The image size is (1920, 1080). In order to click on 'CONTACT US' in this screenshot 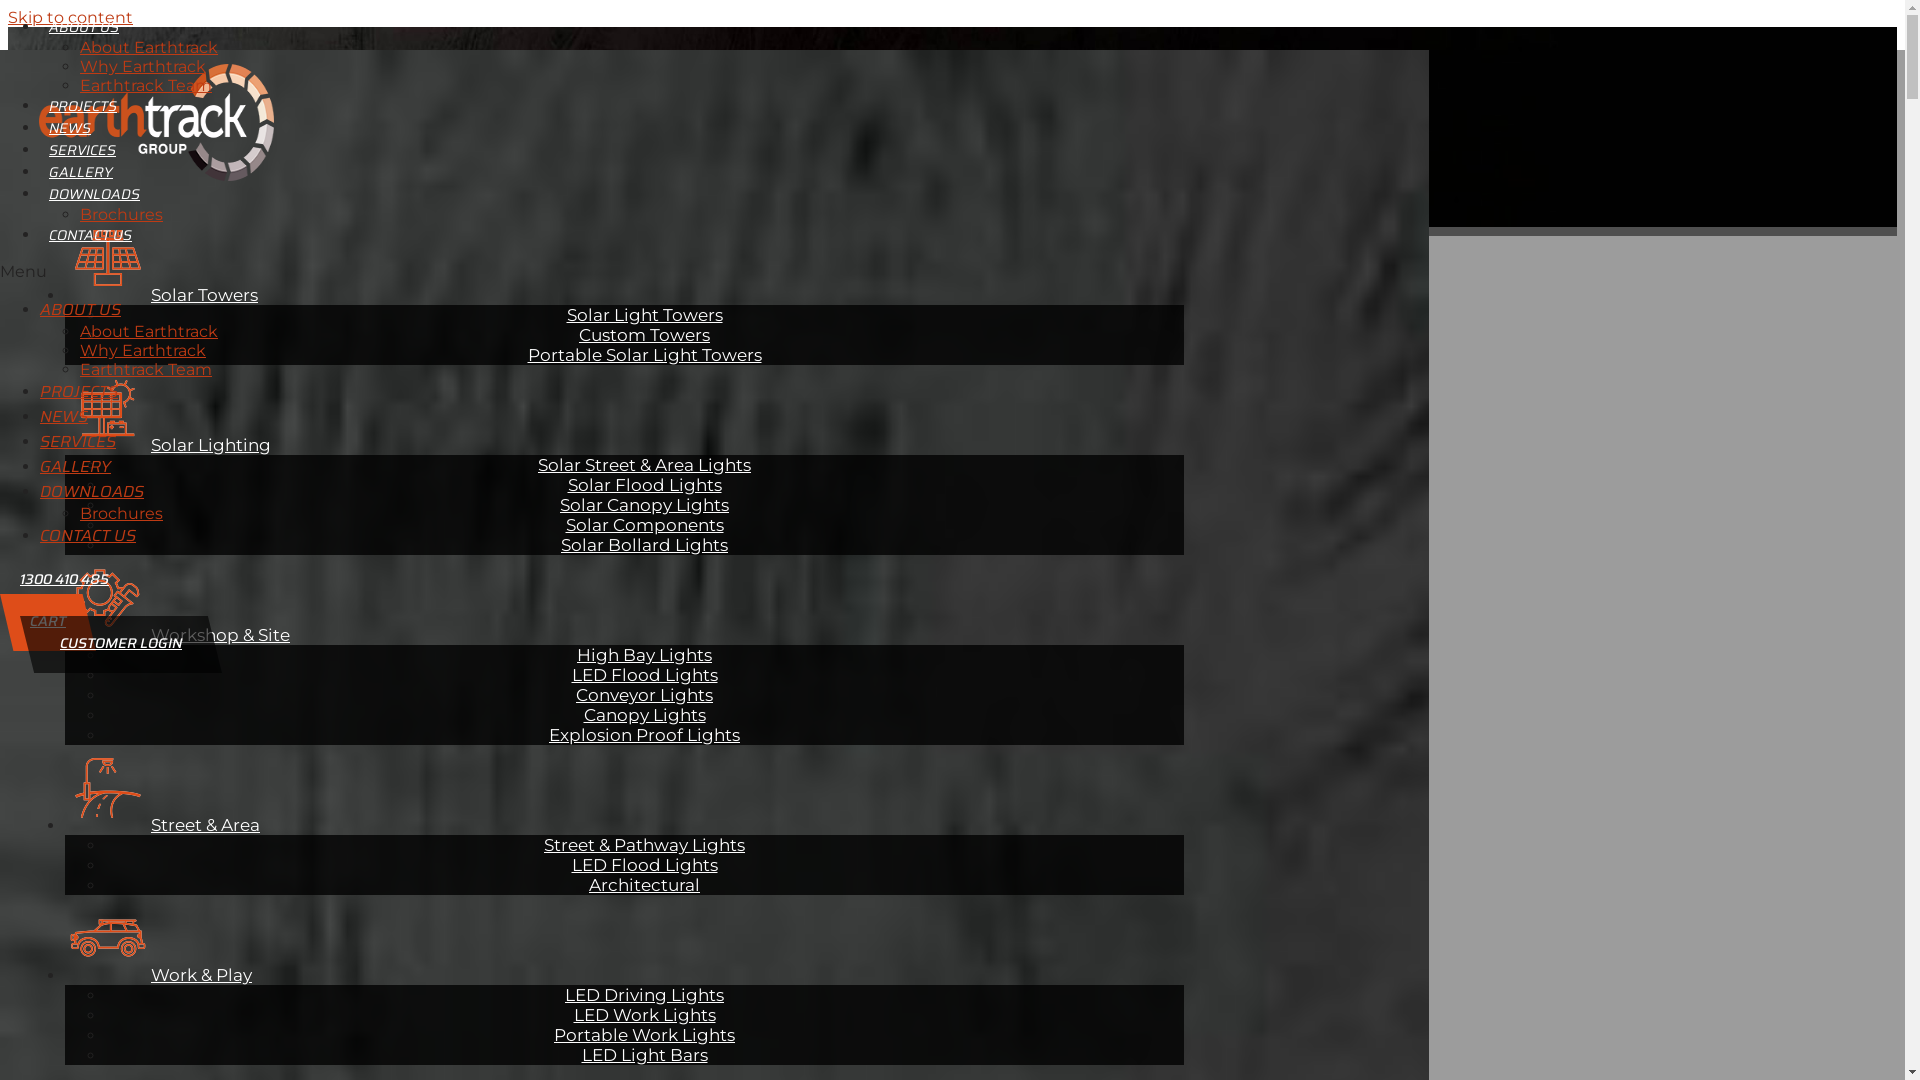, I will do `click(89, 234)`.